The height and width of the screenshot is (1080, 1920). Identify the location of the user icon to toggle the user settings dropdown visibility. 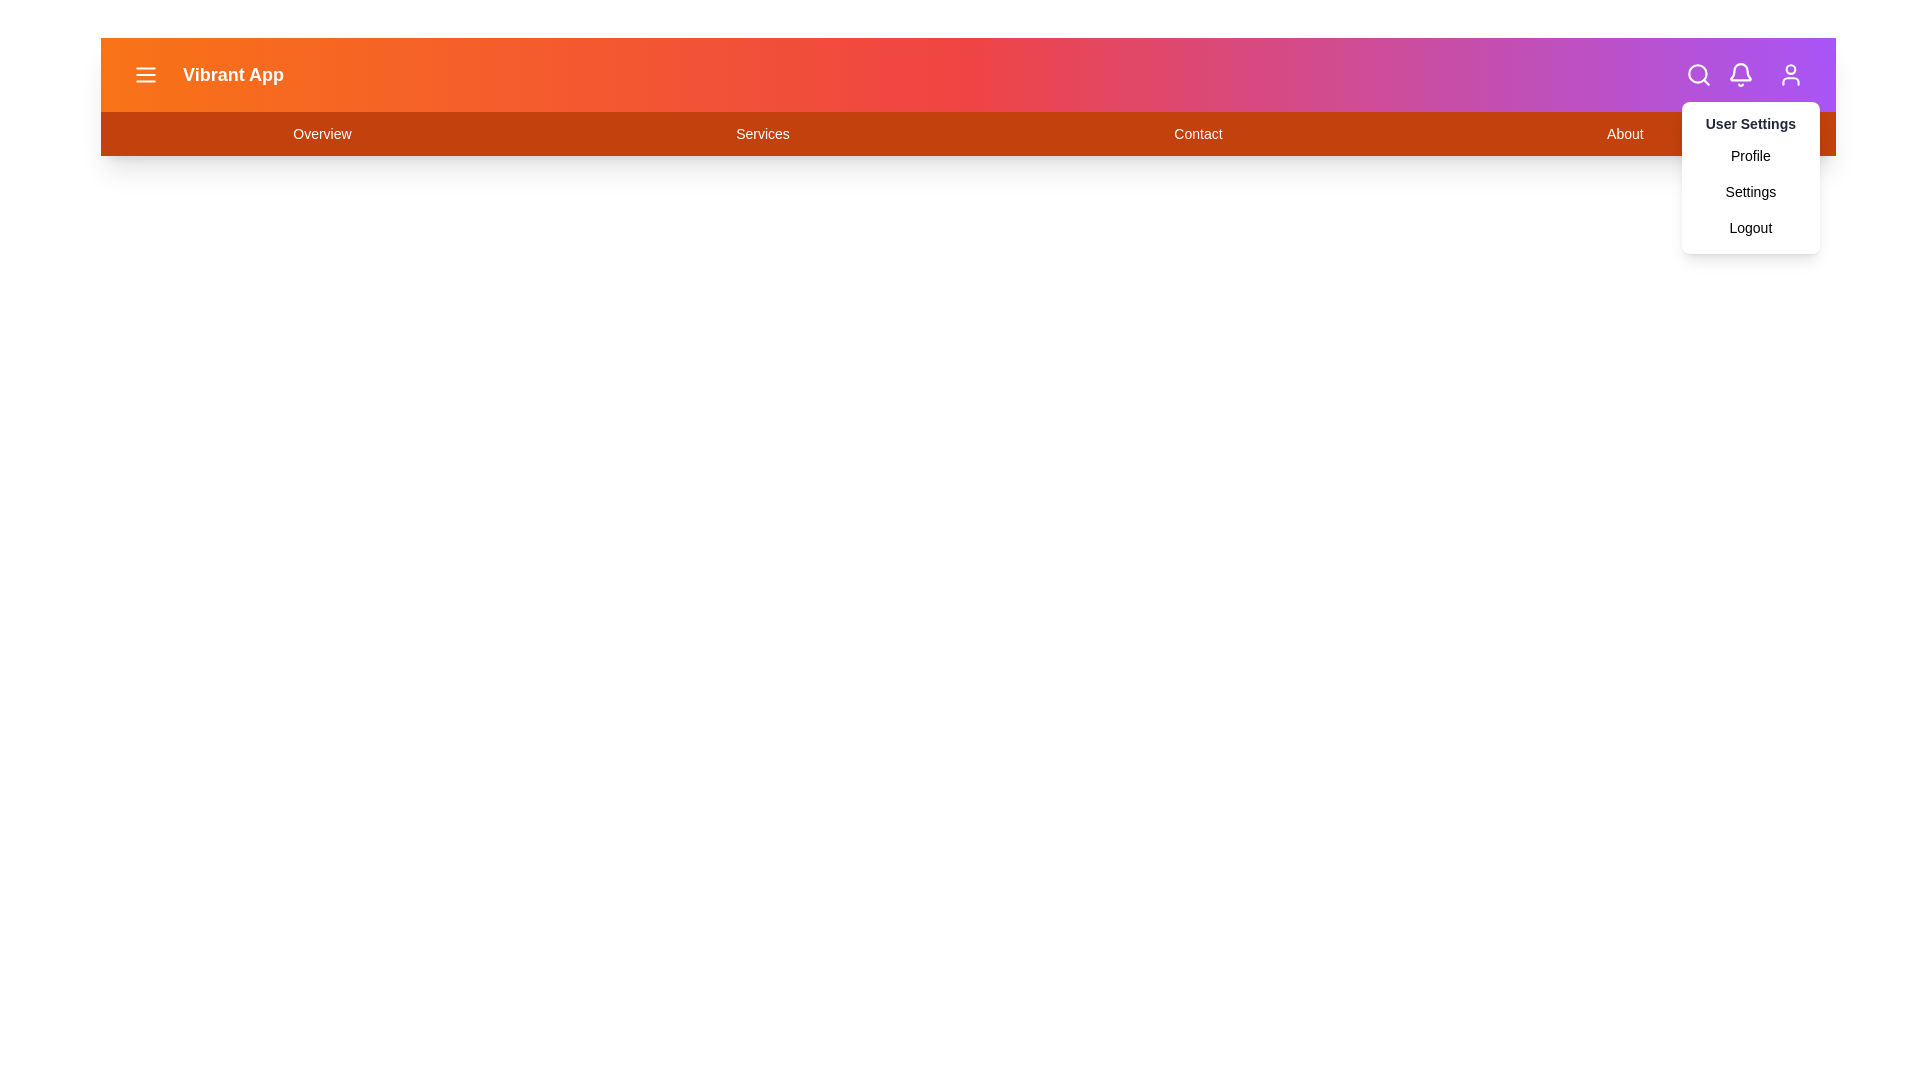
(1790, 73).